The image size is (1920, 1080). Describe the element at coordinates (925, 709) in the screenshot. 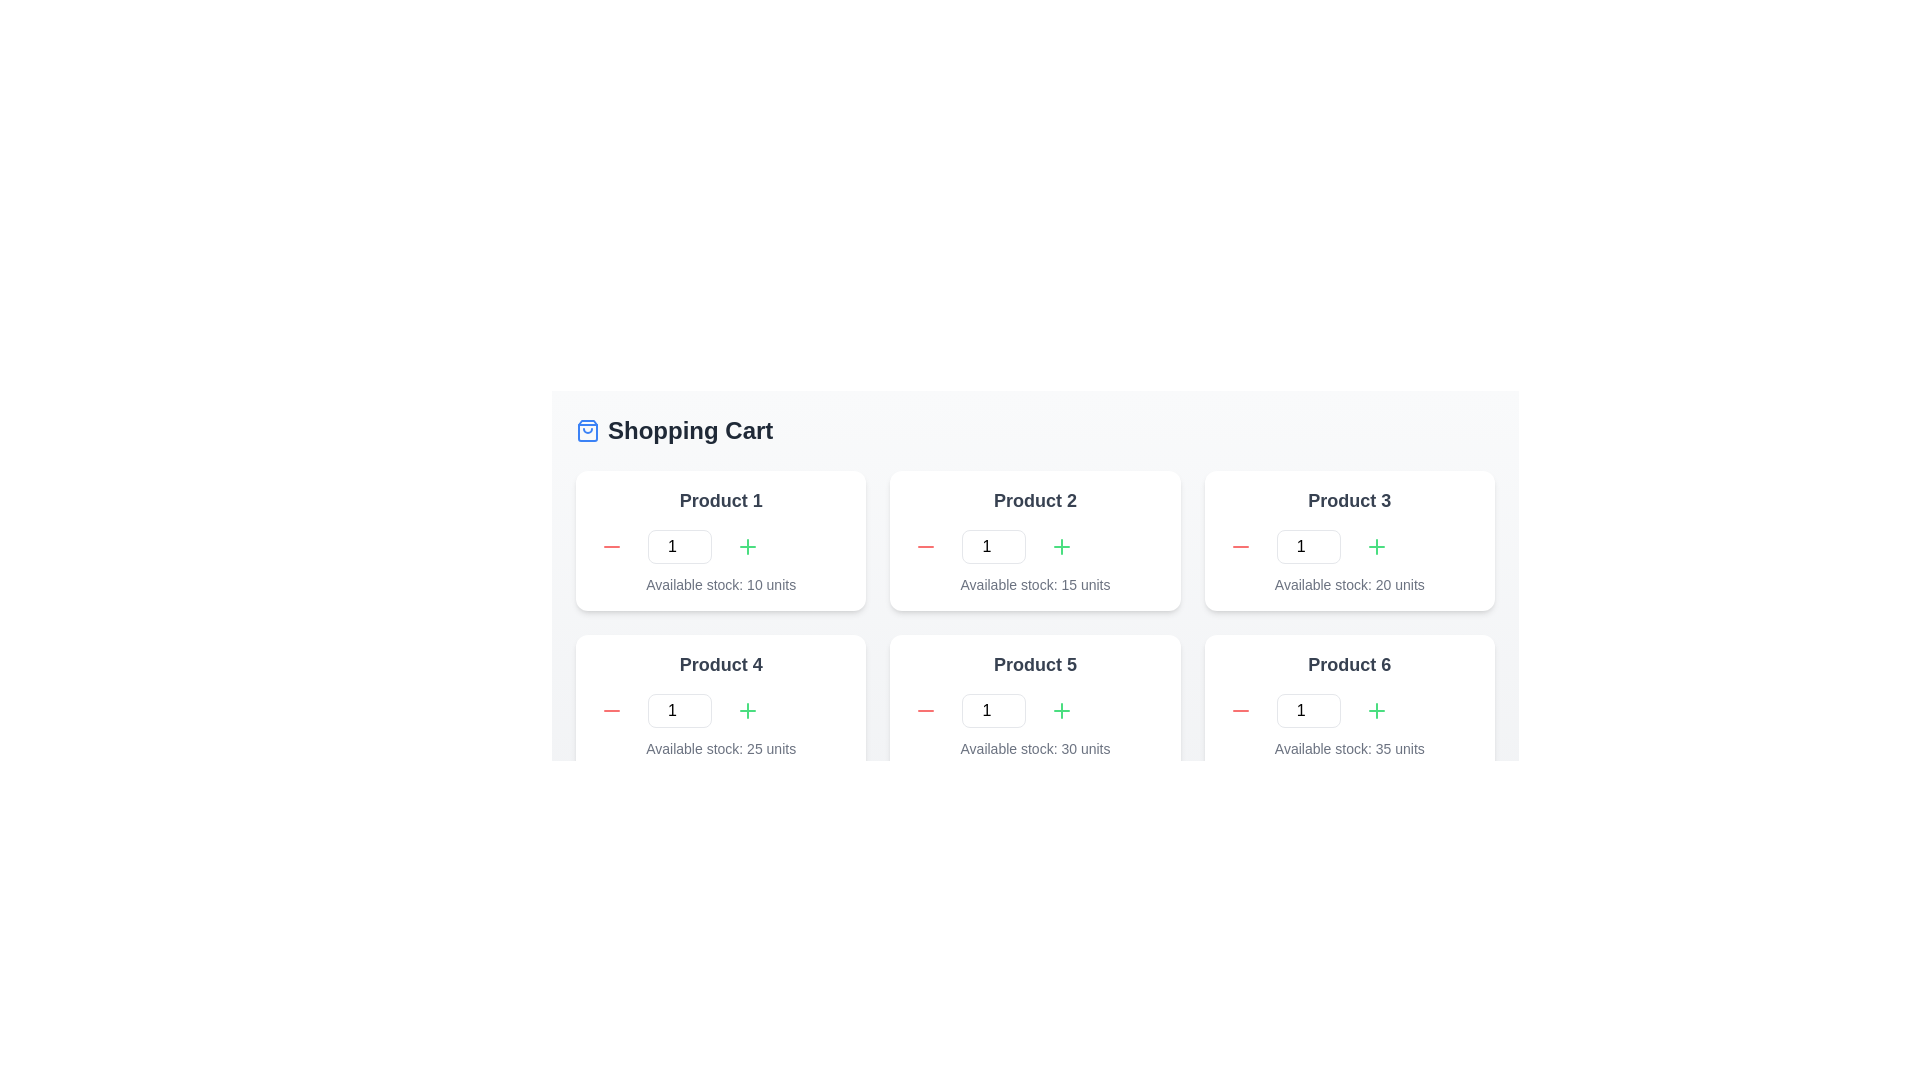

I see `the decrement button, which is a circular button with a red background featuring a minus symbol, located to the left of the quantity field within the 'Product 5' card` at that location.